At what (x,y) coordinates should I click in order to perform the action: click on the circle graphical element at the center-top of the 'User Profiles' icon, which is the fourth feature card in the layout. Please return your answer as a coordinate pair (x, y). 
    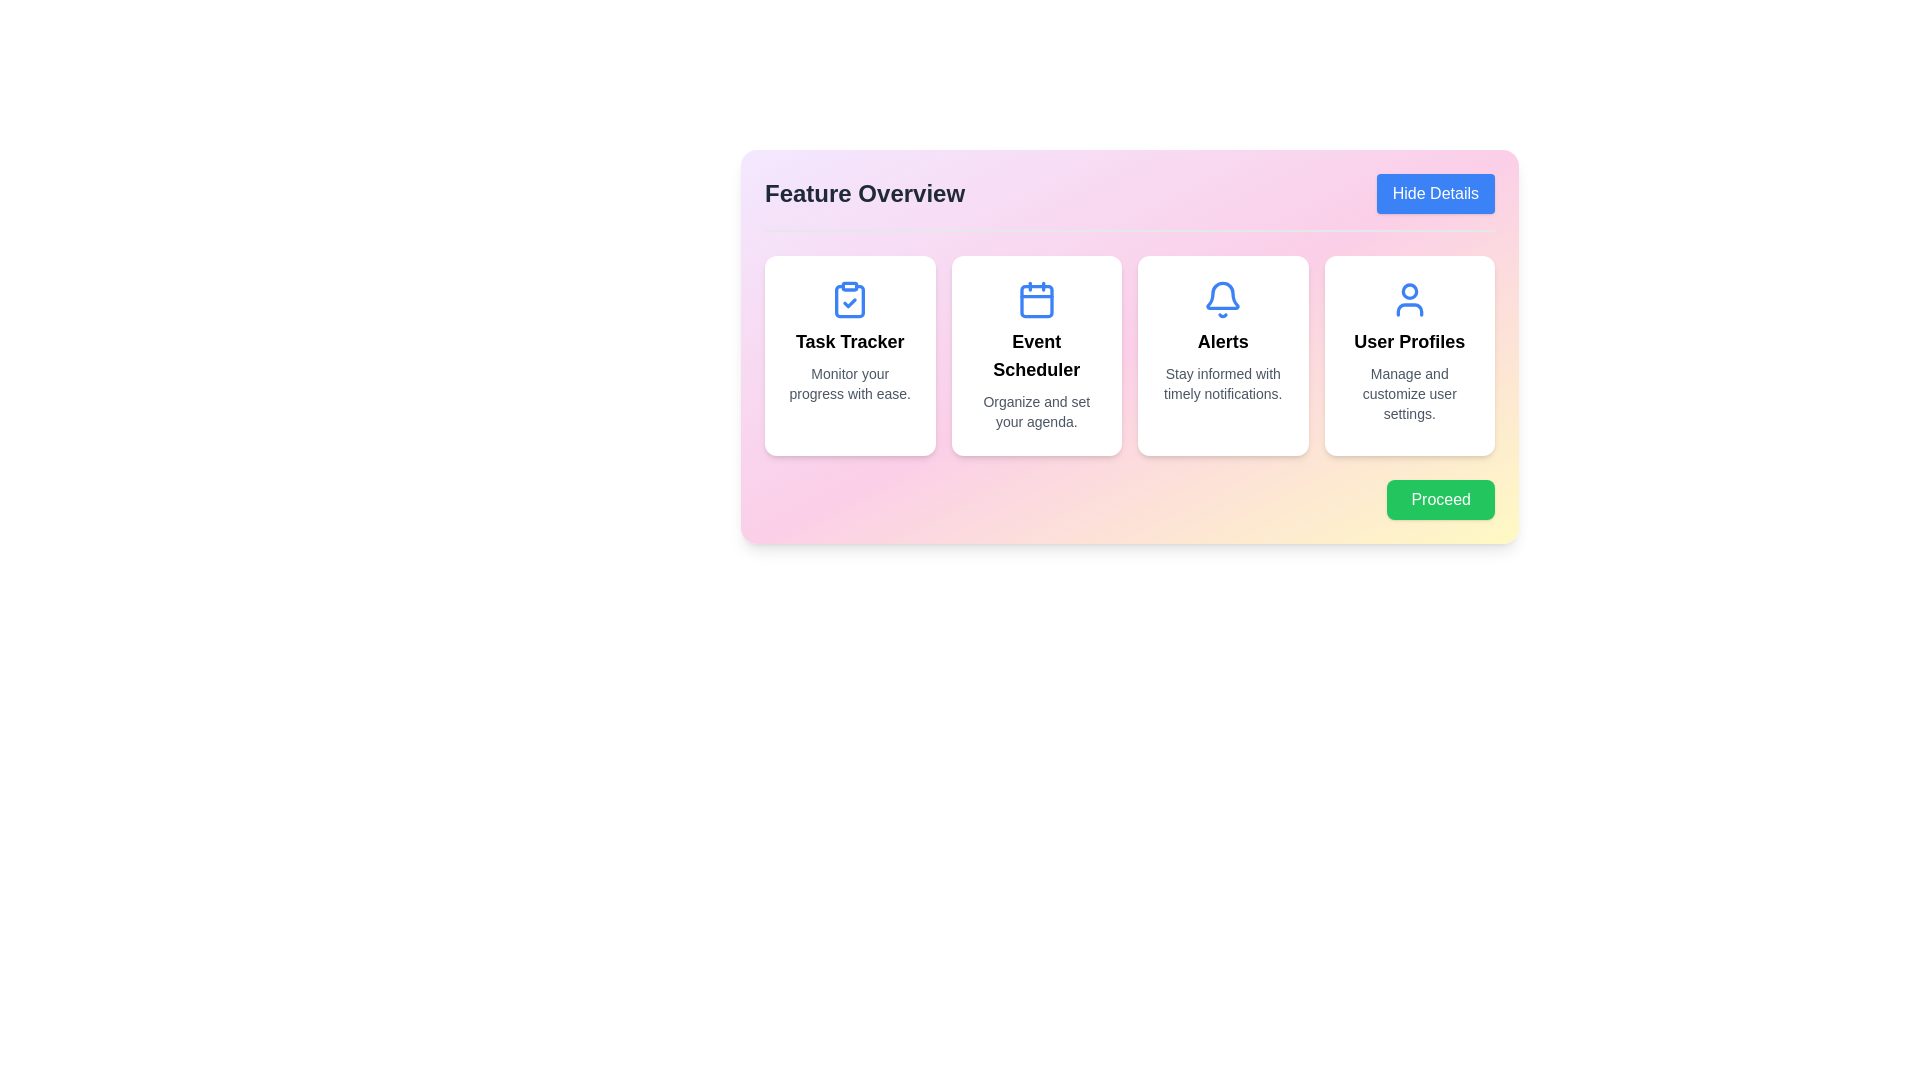
    Looking at the image, I should click on (1408, 291).